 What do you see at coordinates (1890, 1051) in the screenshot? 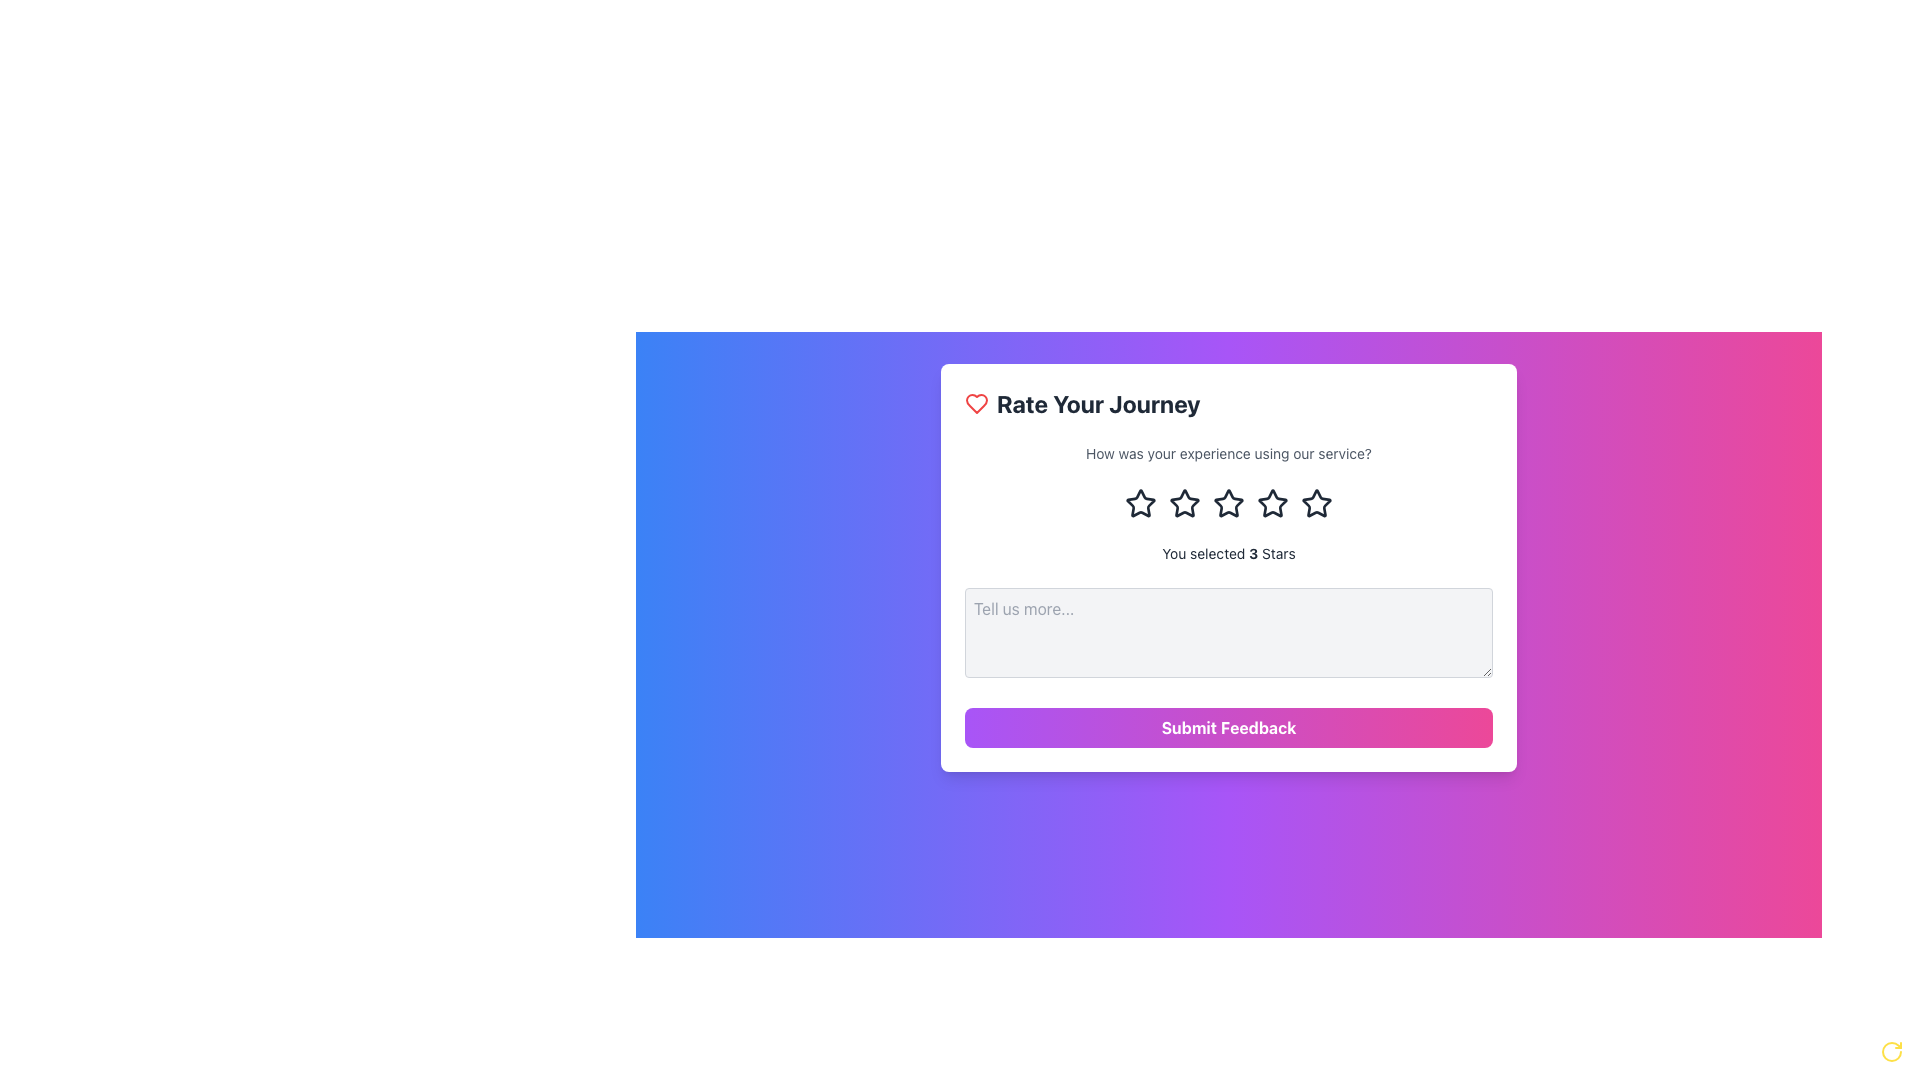
I see `the circular yellow refresh icon button located in the bottom-right corner of the interface` at bounding box center [1890, 1051].